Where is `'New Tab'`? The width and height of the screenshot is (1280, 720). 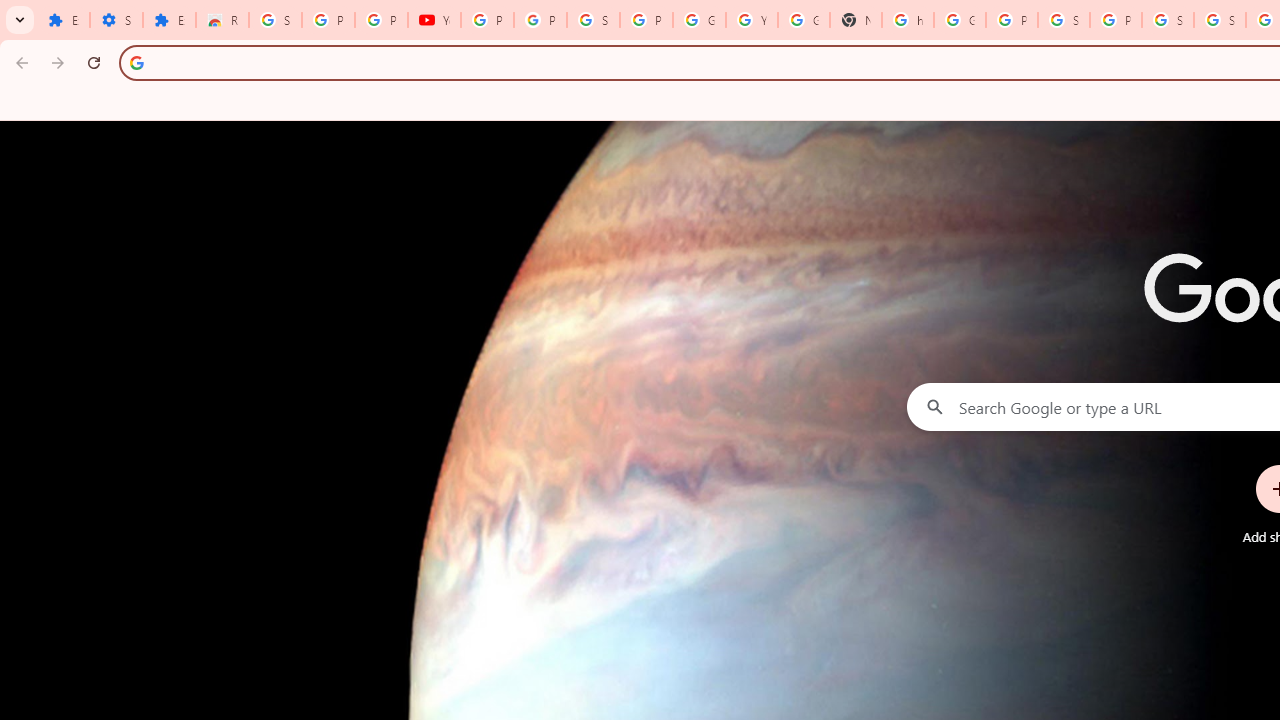
'New Tab' is located at coordinates (855, 20).